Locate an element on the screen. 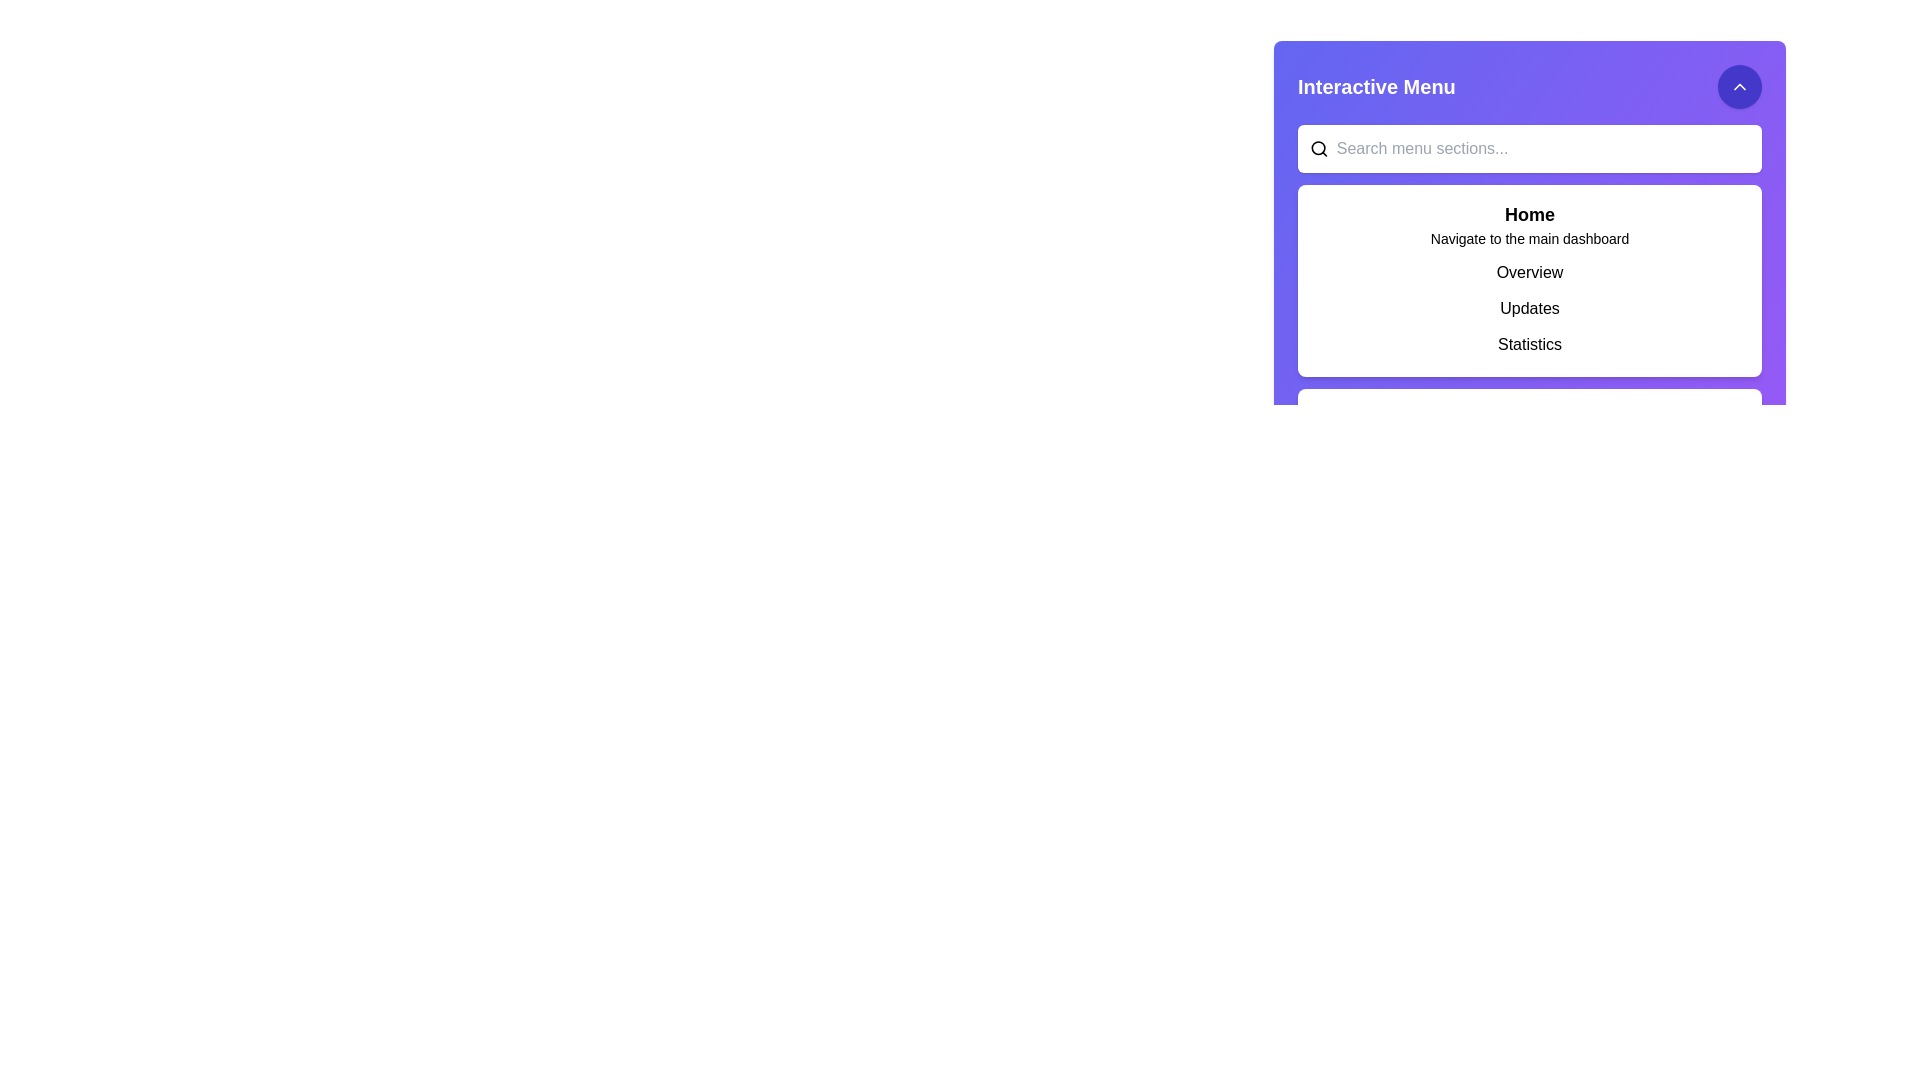 The width and height of the screenshot is (1920, 1080). the upwards-pointing arrow icon within the rounded purple button located near the upper-right corner of the interactive menu interface is located at coordinates (1738, 86).